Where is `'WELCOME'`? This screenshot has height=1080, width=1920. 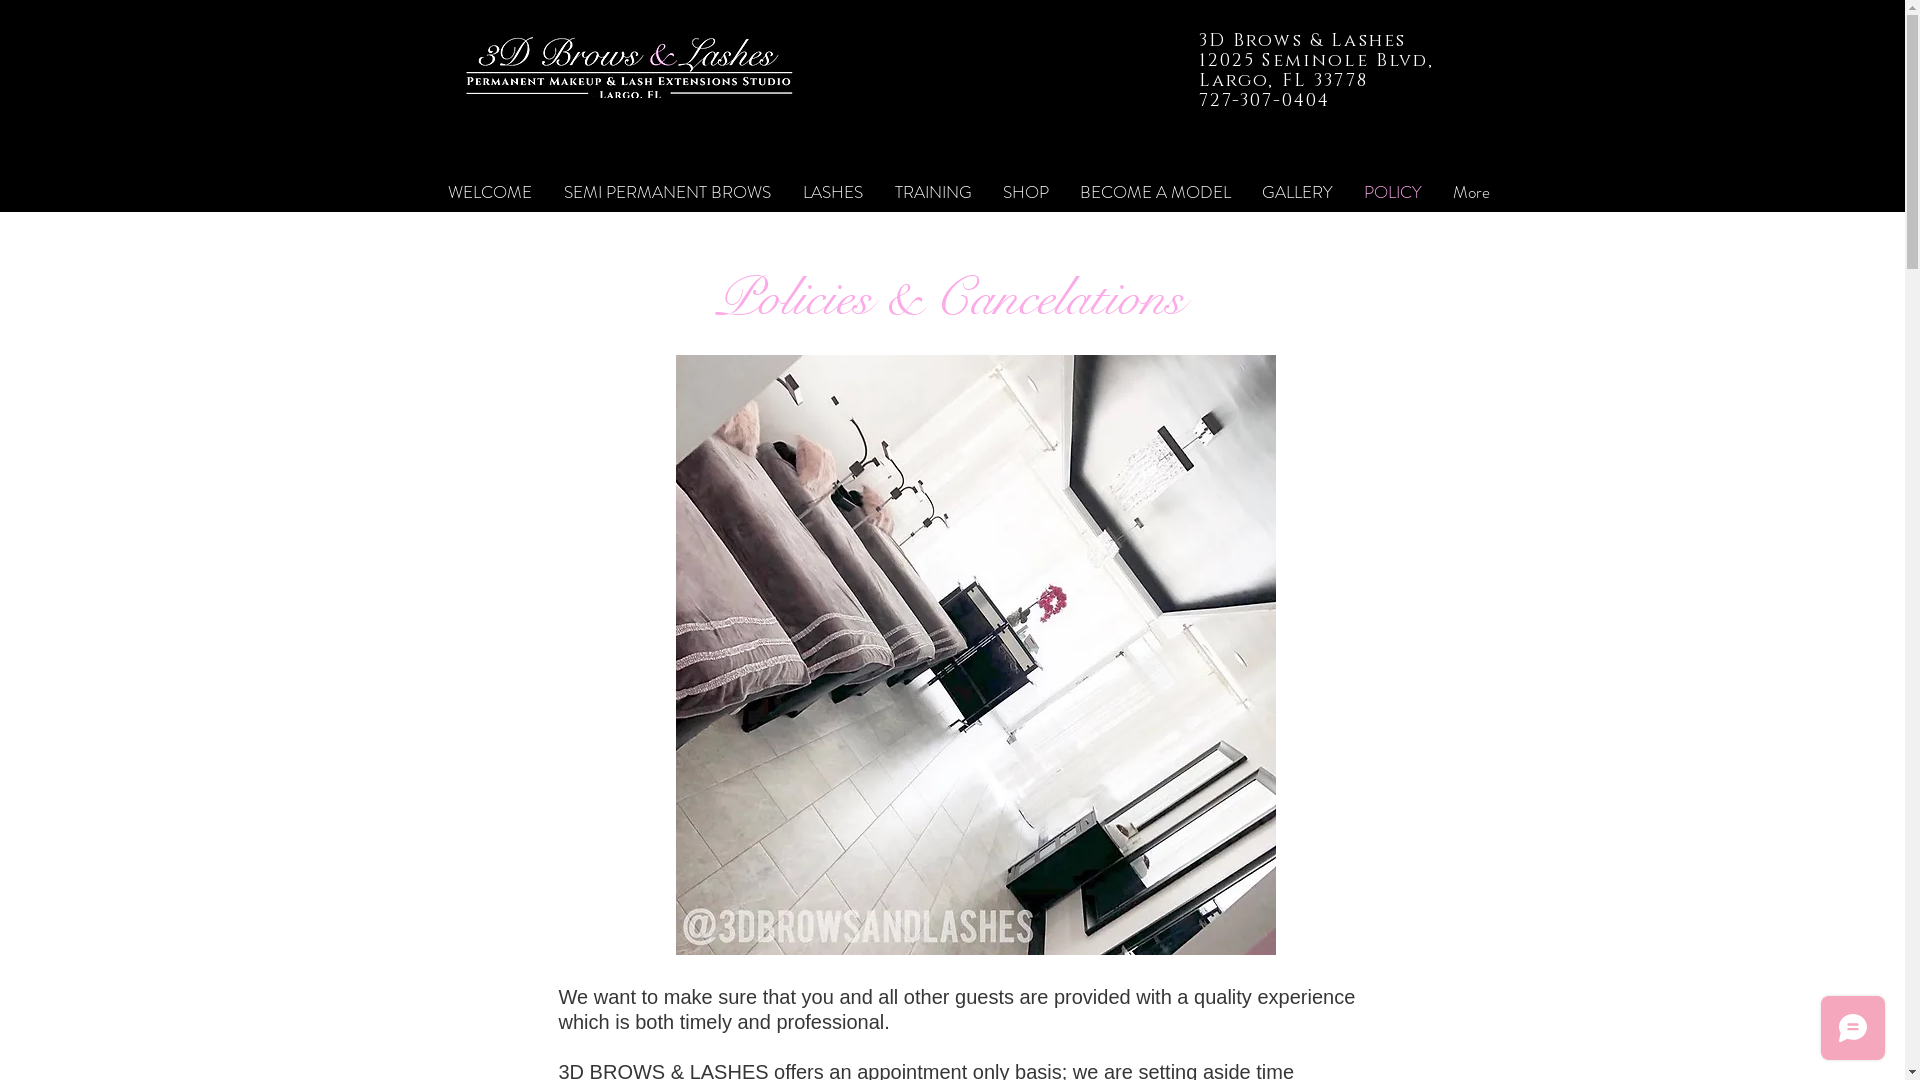
'WELCOME' is located at coordinates (489, 192).